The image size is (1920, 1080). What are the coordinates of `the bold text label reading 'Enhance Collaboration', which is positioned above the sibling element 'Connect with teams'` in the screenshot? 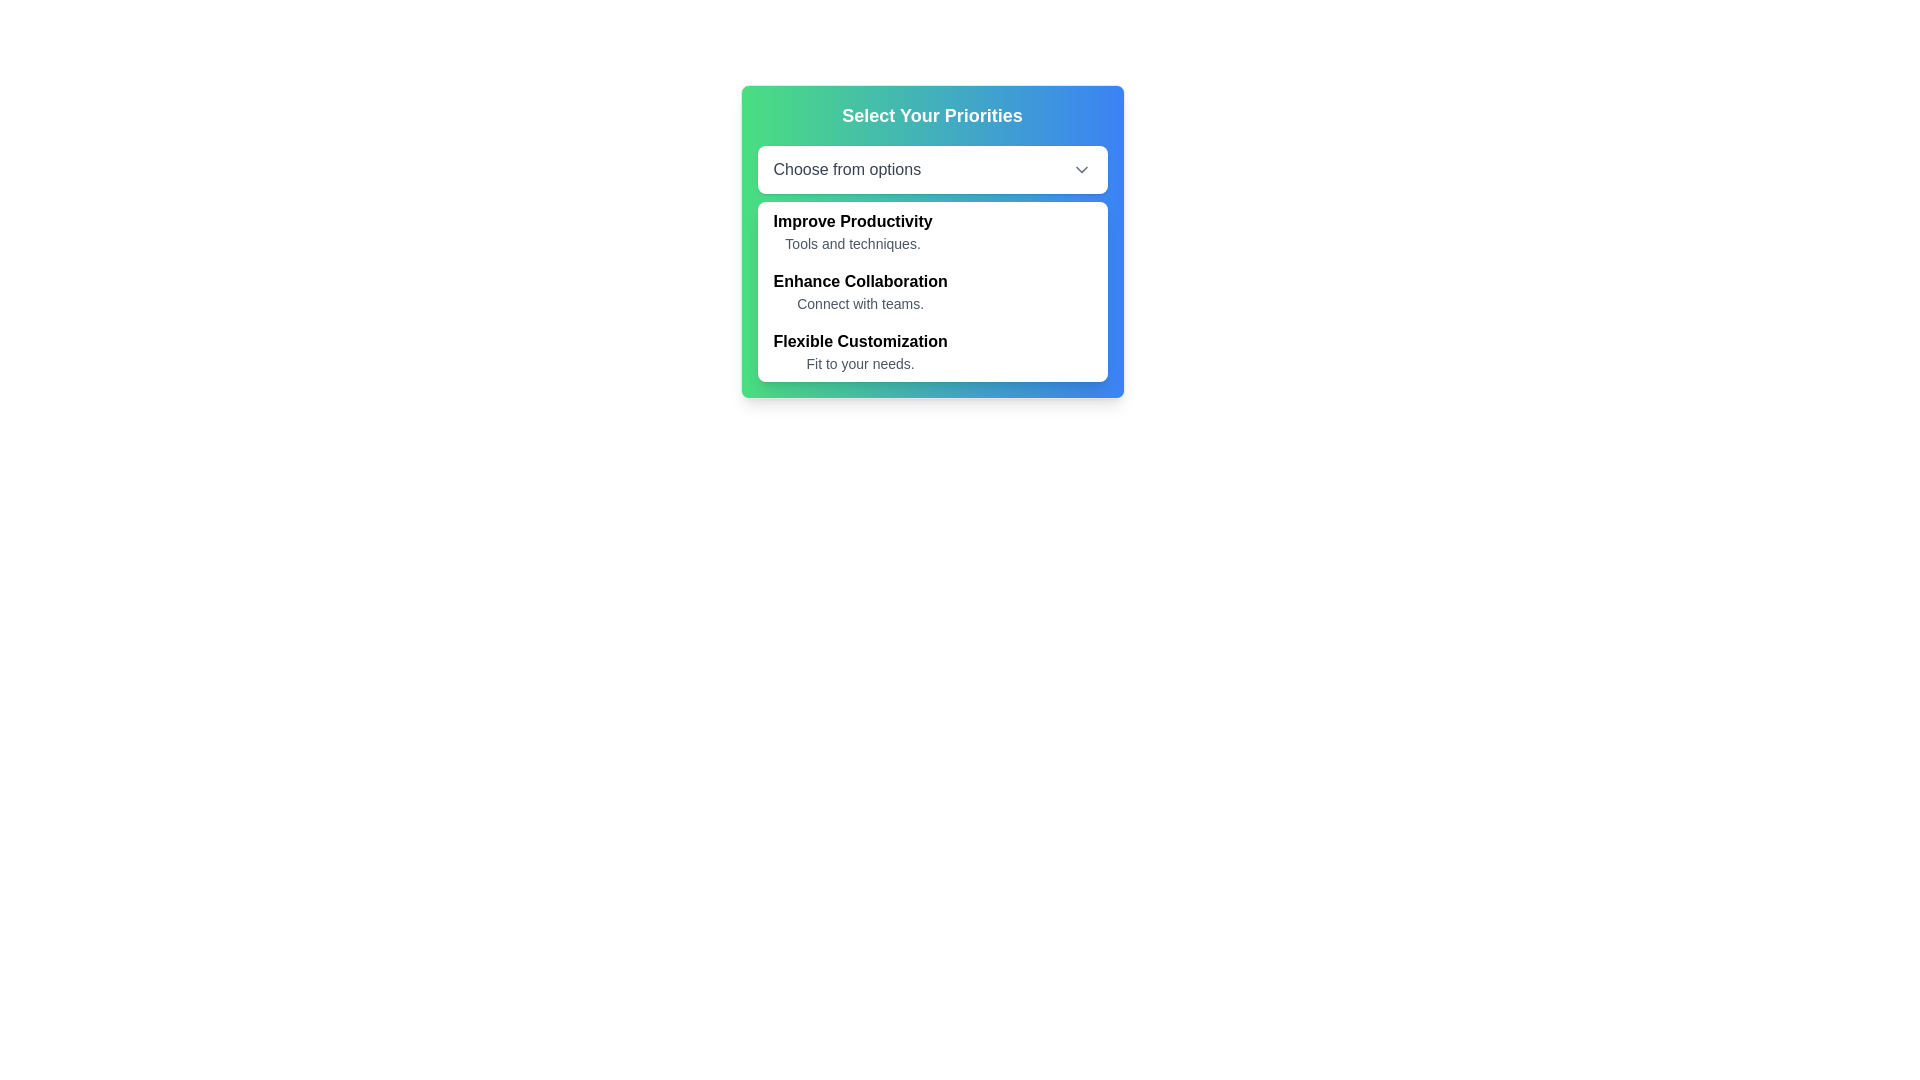 It's located at (860, 281).